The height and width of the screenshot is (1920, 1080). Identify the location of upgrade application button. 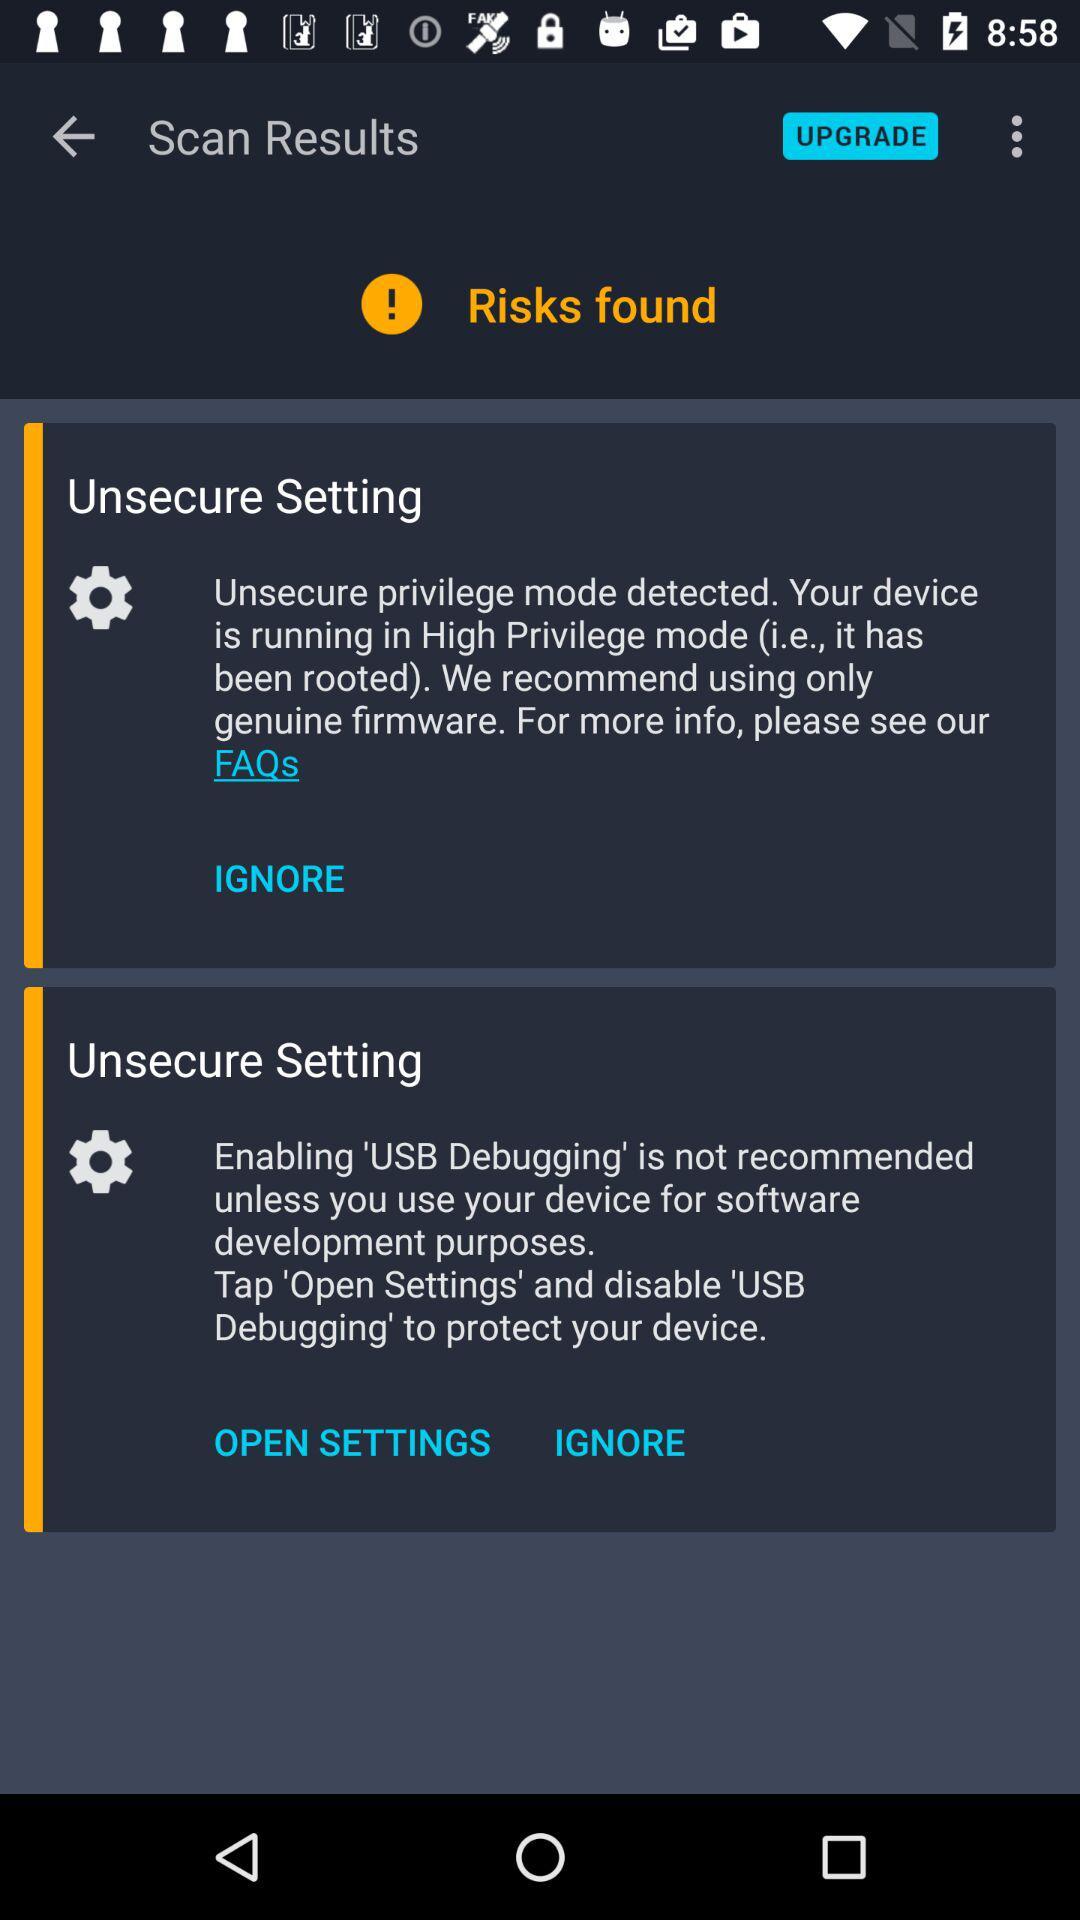
(859, 135).